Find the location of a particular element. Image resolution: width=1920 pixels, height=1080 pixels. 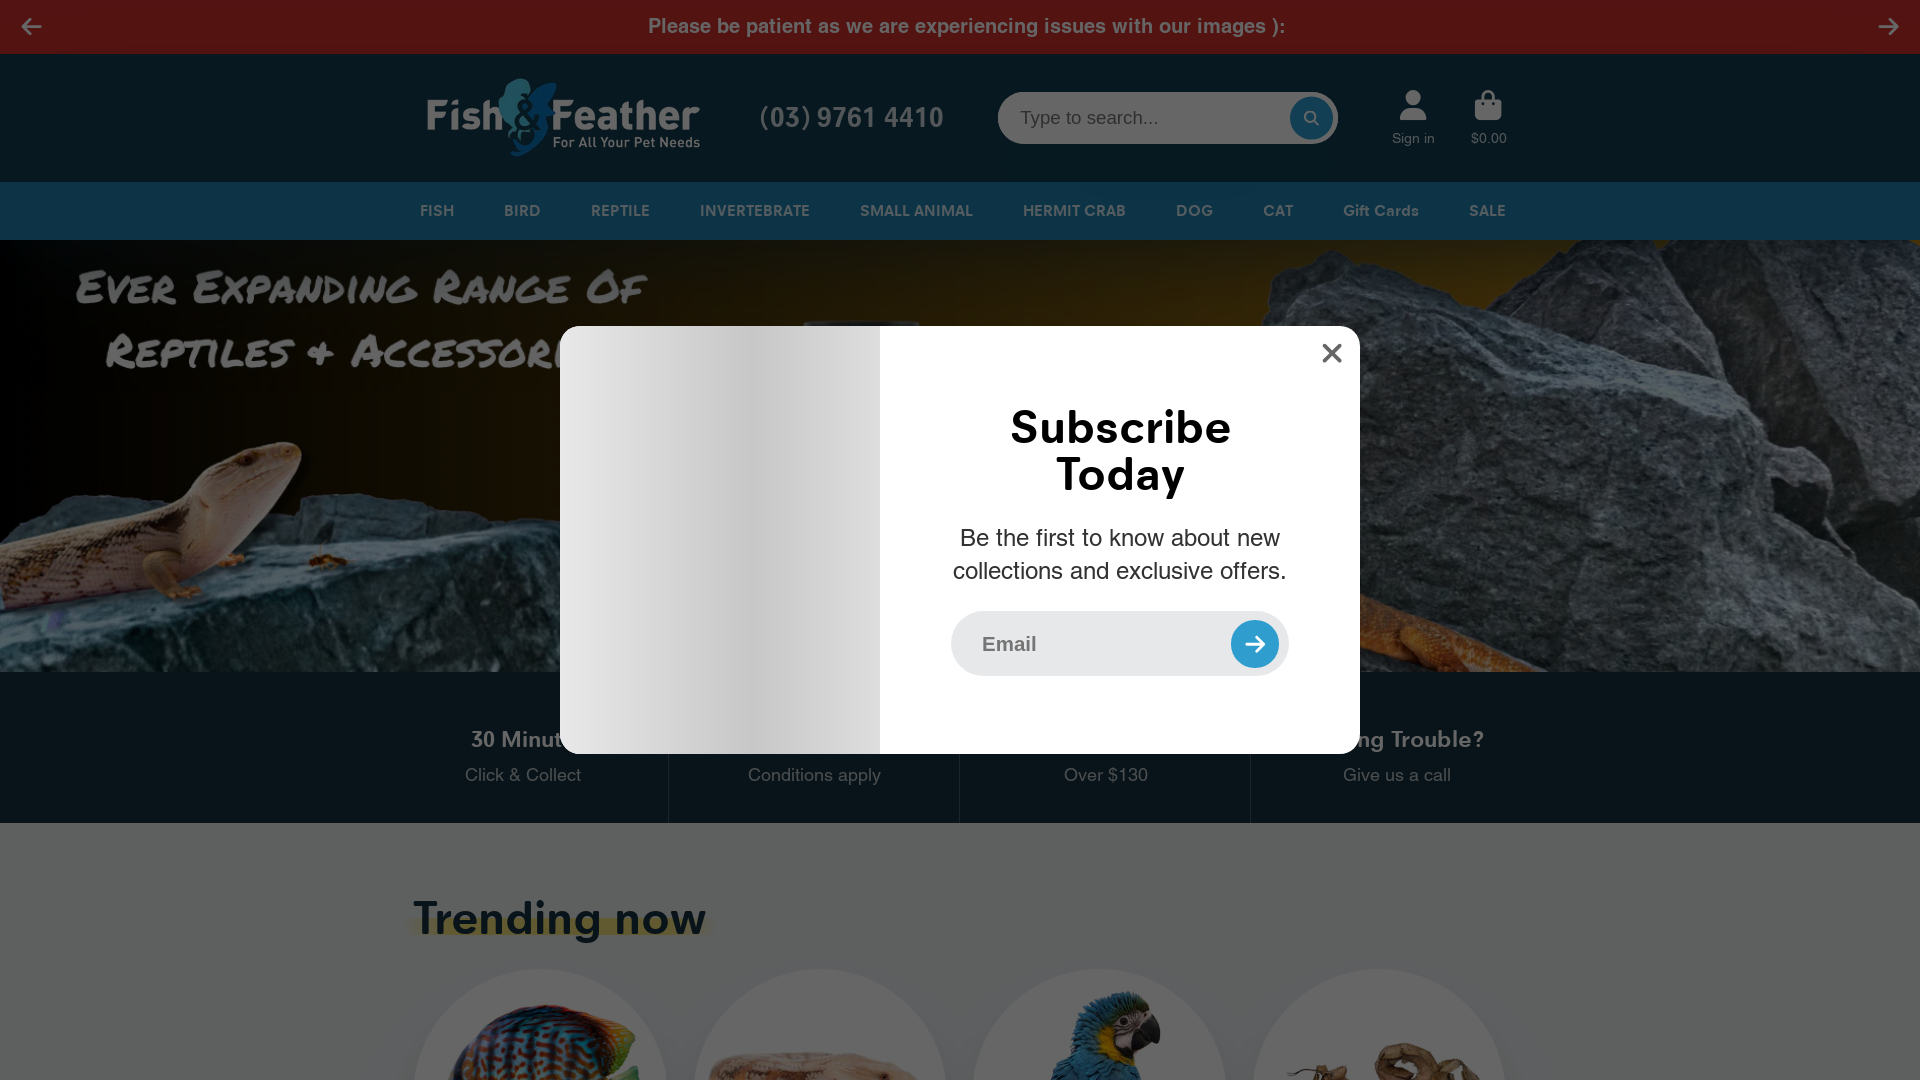

'INVERTEBRATE' is located at coordinates (751, 211).